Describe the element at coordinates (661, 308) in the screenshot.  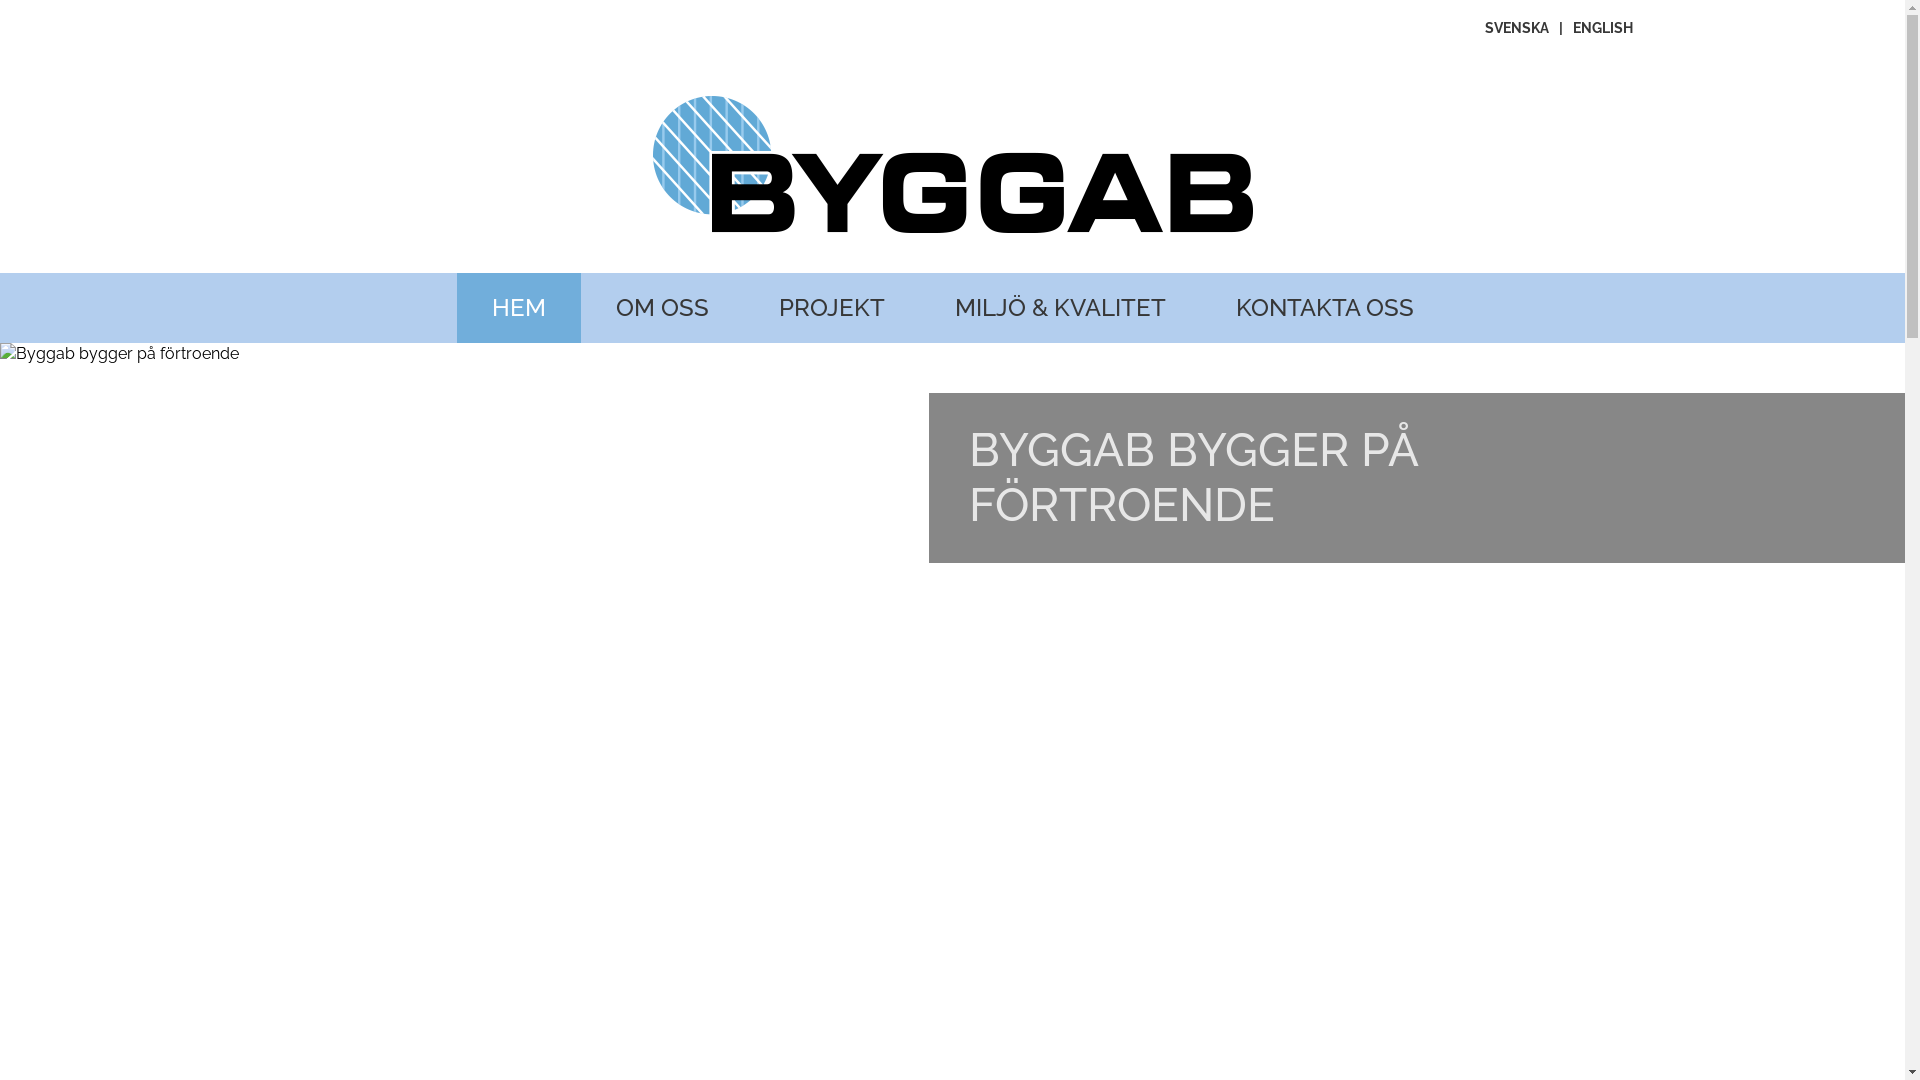
I see `'OM OSS'` at that location.